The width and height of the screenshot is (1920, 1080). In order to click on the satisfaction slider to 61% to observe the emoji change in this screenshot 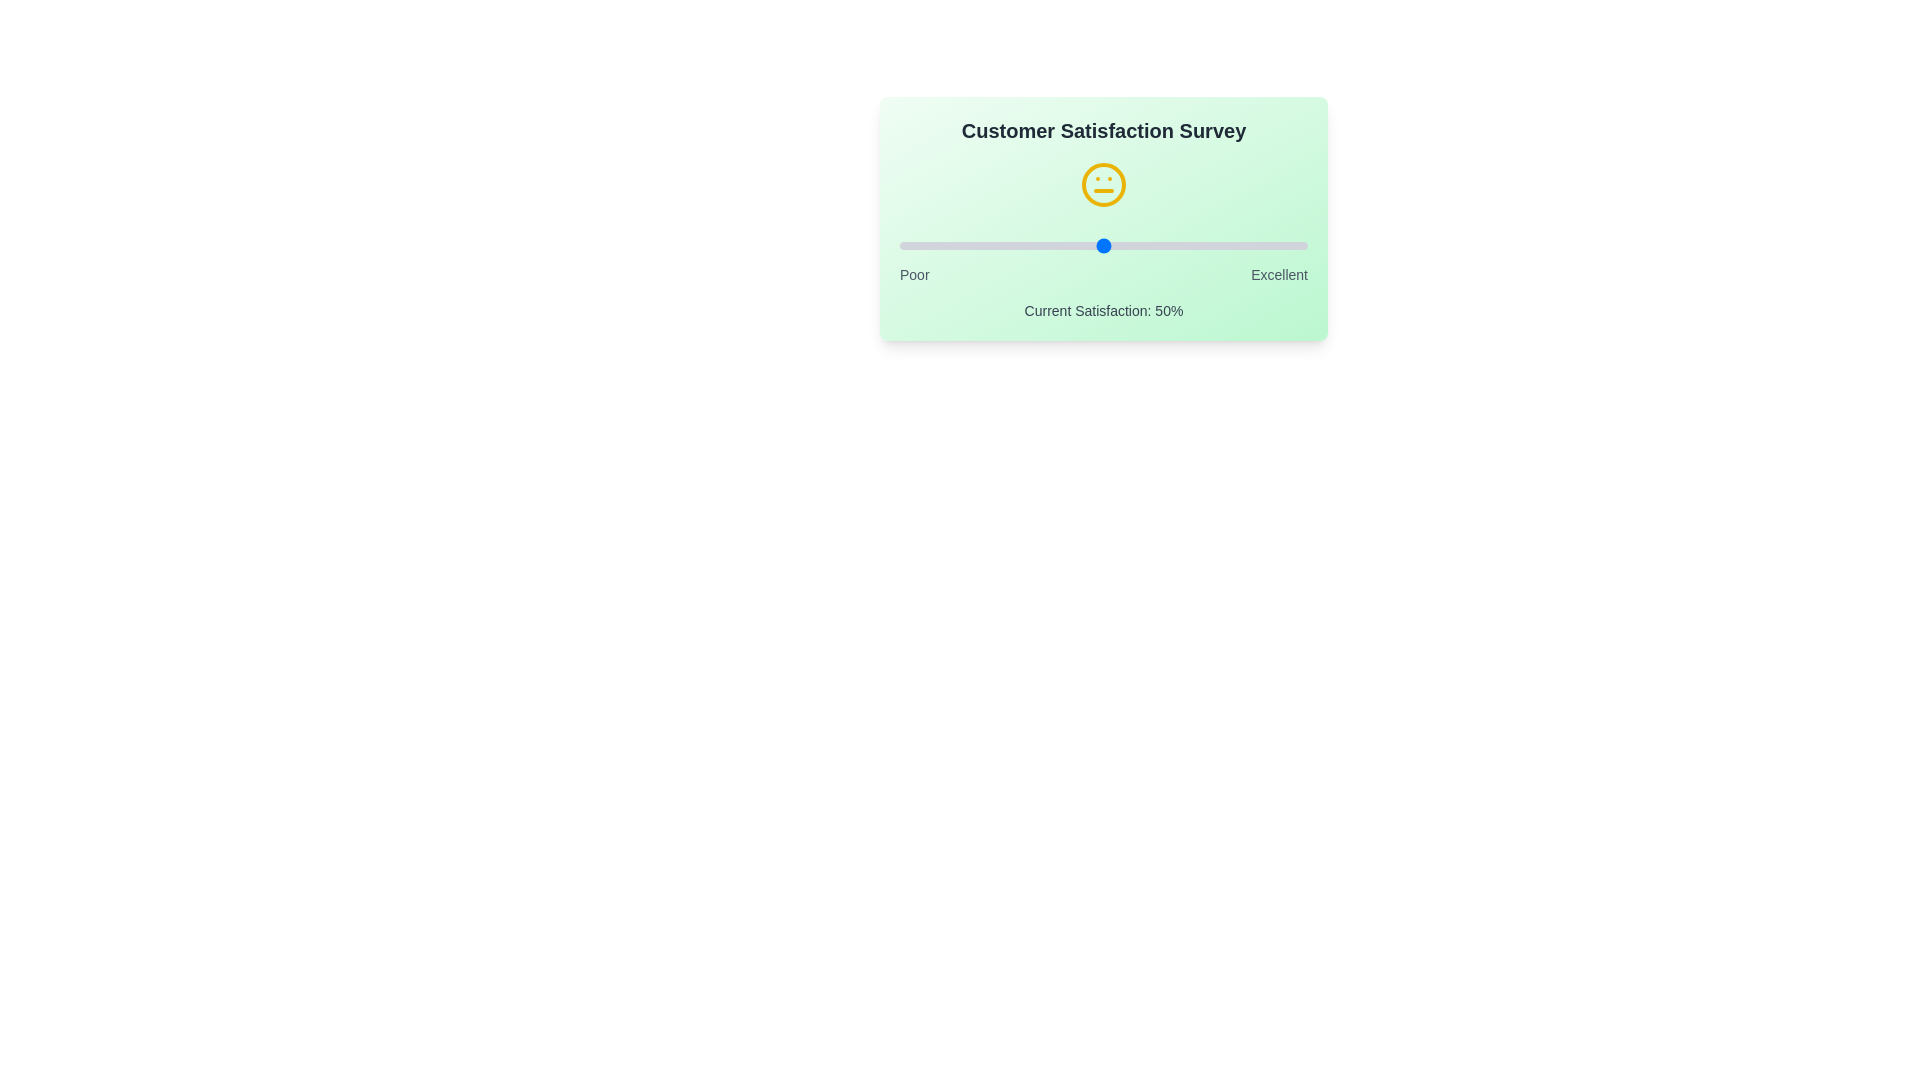, I will do `click(1148, 245)`.